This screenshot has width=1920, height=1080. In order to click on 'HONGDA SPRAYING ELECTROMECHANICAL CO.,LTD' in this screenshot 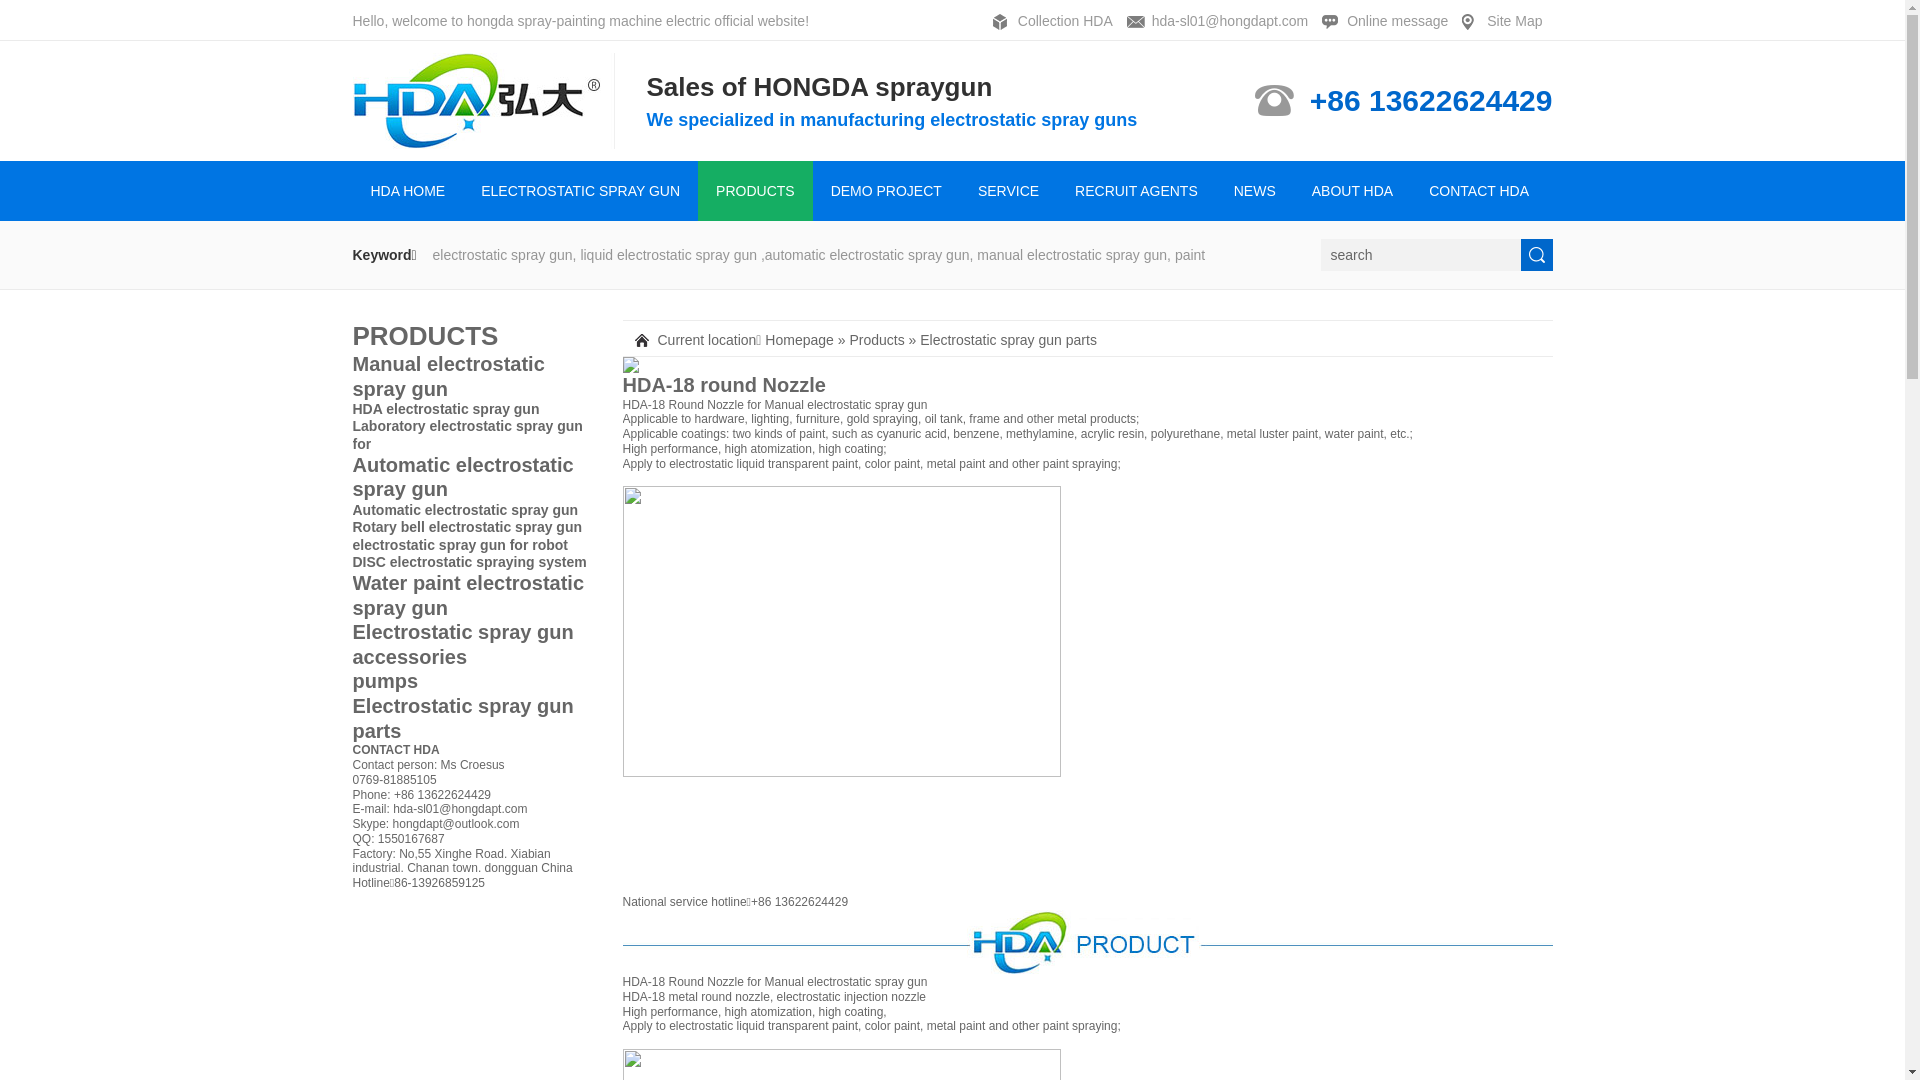, I will do `click(484, 100)`.